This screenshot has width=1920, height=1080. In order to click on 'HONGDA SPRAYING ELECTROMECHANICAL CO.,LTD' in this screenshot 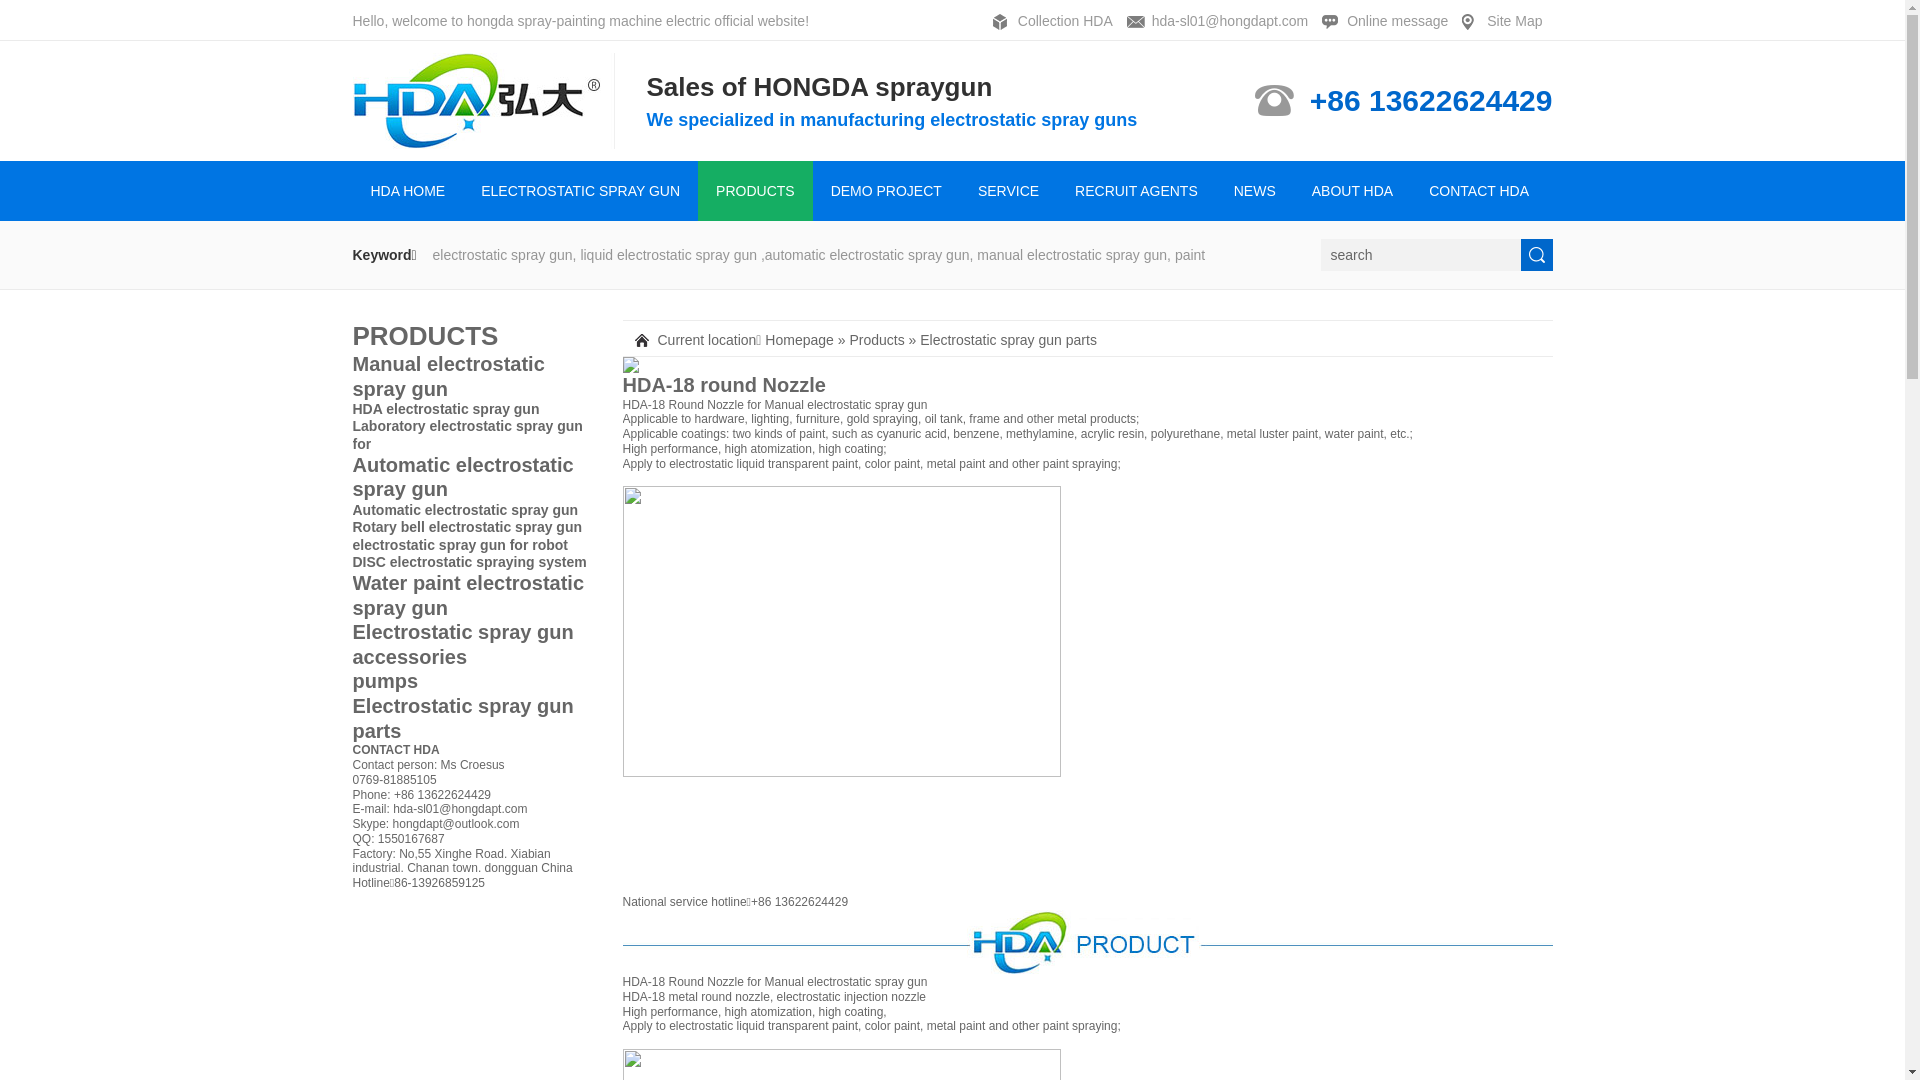, I will do `click(484, 100)`.